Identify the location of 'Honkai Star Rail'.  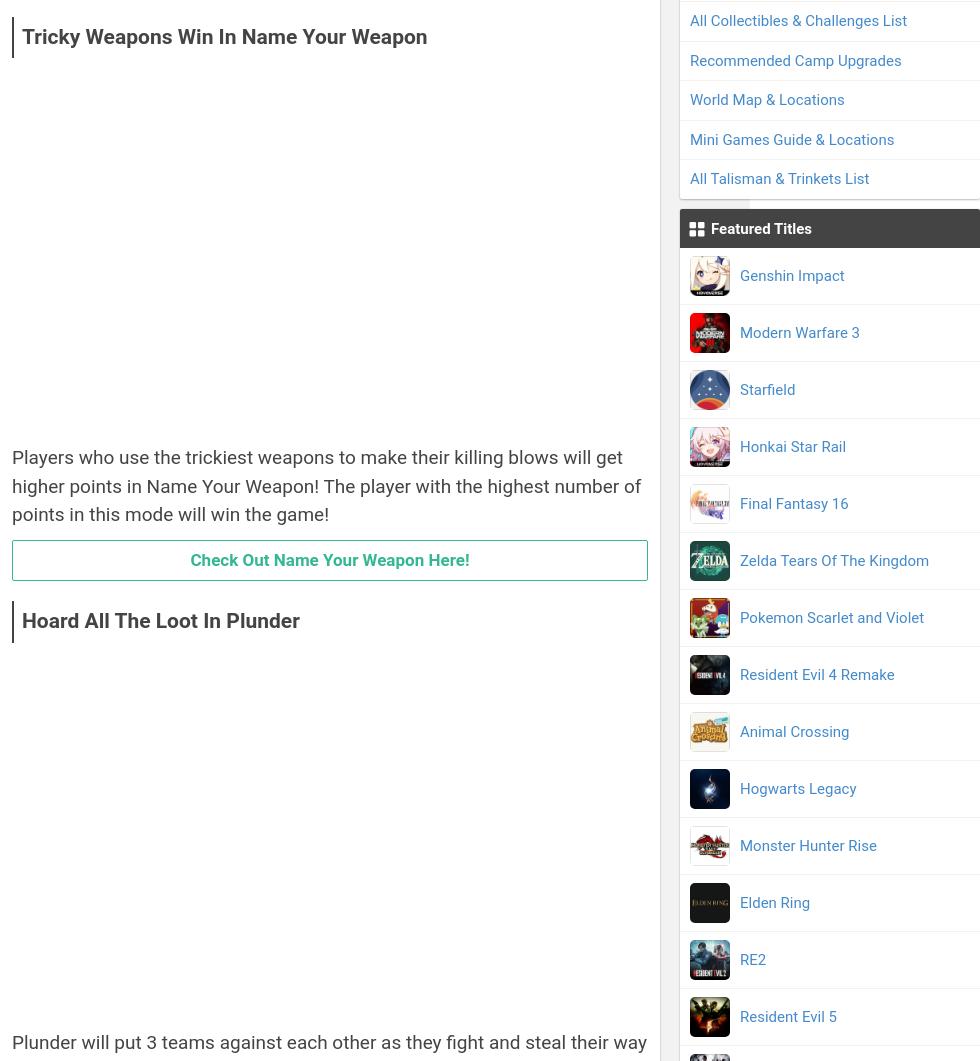
(793, 446).